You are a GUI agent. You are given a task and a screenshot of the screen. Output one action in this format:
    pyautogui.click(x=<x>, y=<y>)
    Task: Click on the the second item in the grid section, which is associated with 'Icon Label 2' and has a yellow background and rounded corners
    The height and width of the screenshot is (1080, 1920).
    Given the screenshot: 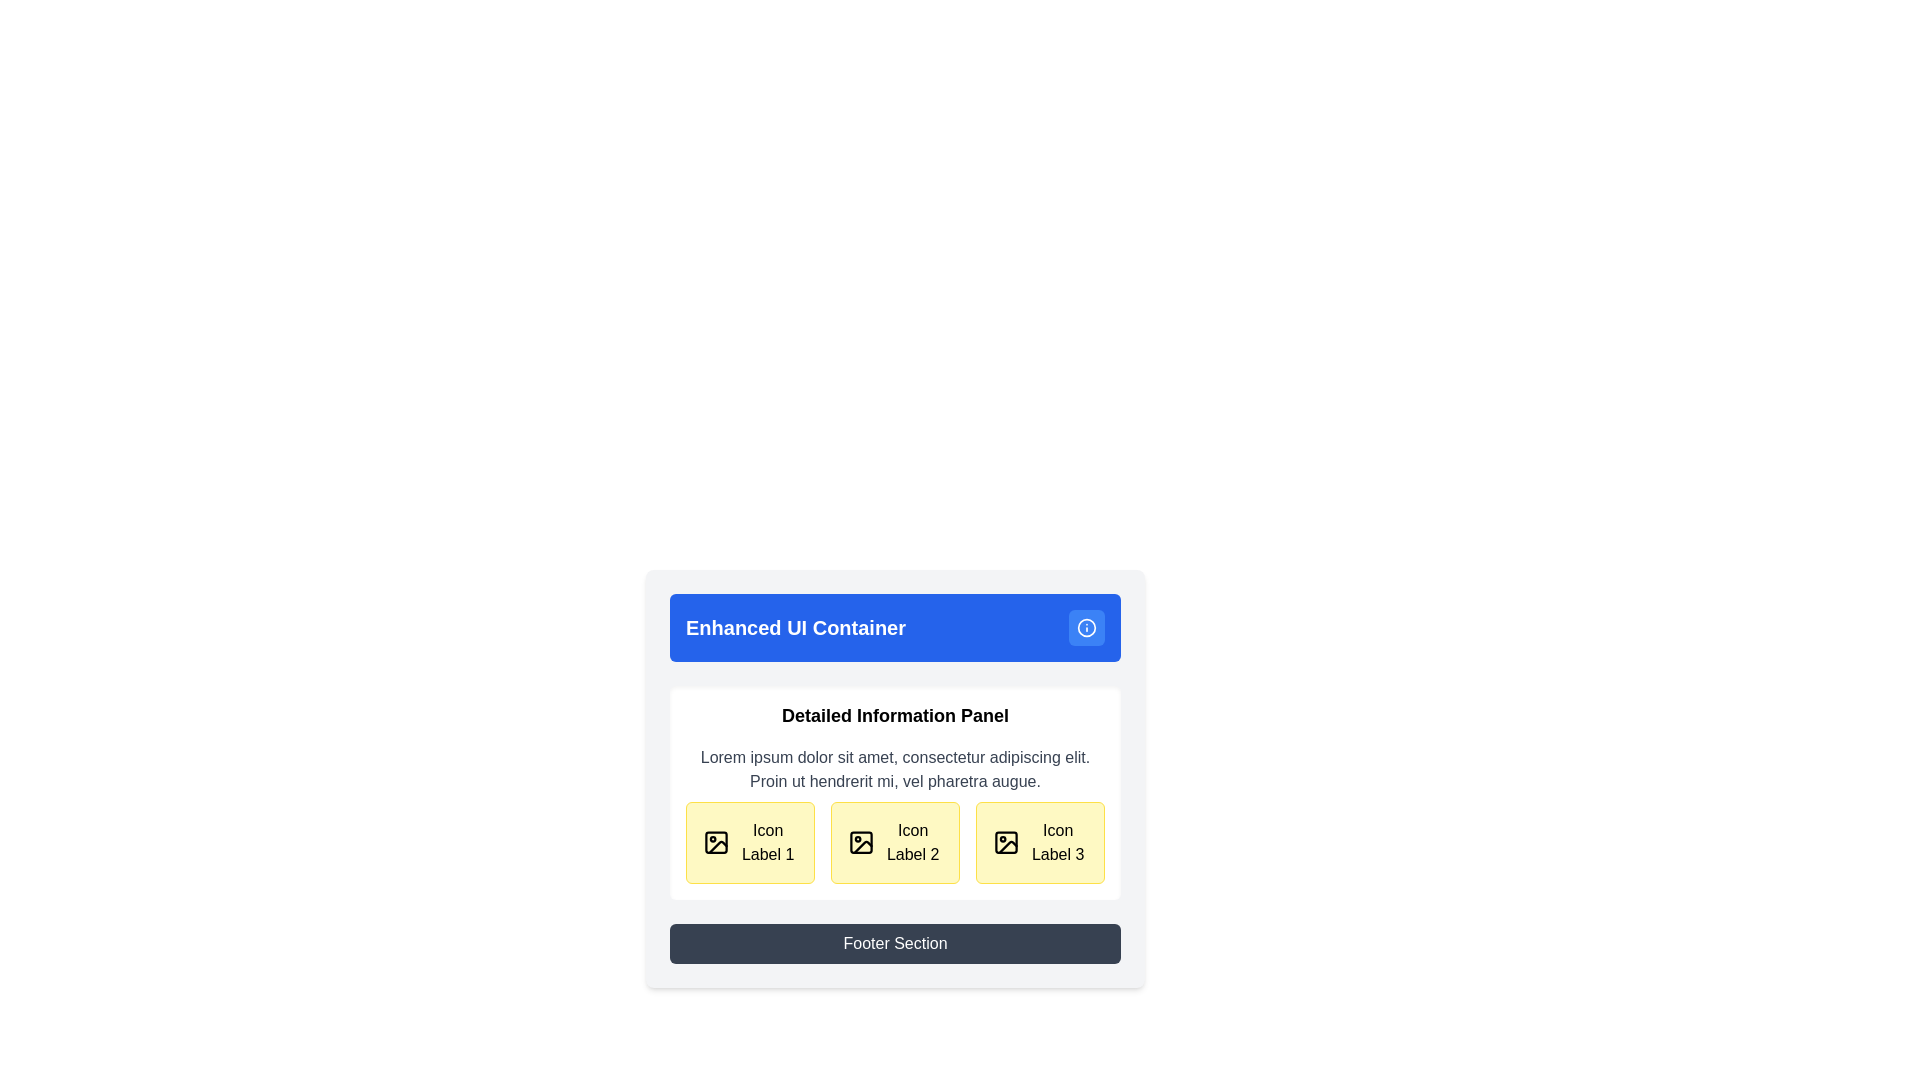 What is the action you would take?
    pyautogui.click(x=894, y=843)
    